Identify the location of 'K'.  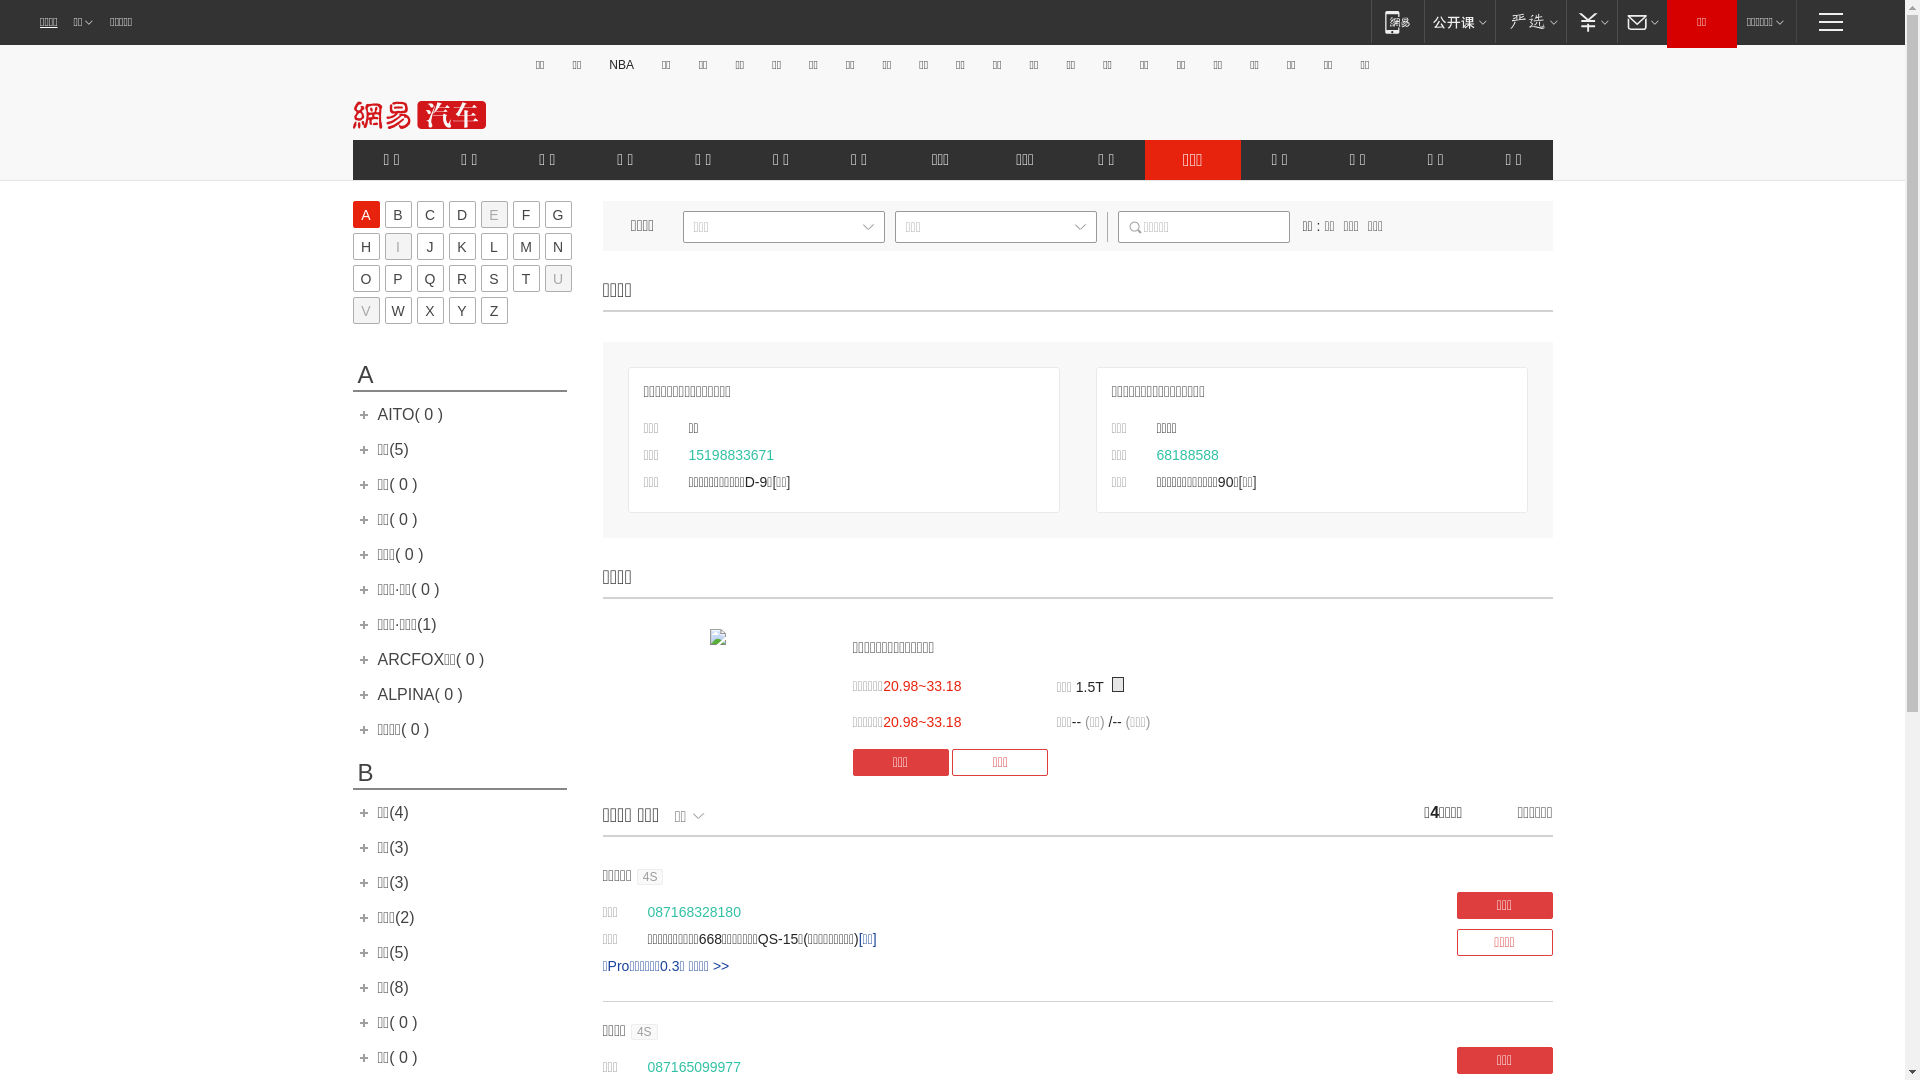
(446, 245).